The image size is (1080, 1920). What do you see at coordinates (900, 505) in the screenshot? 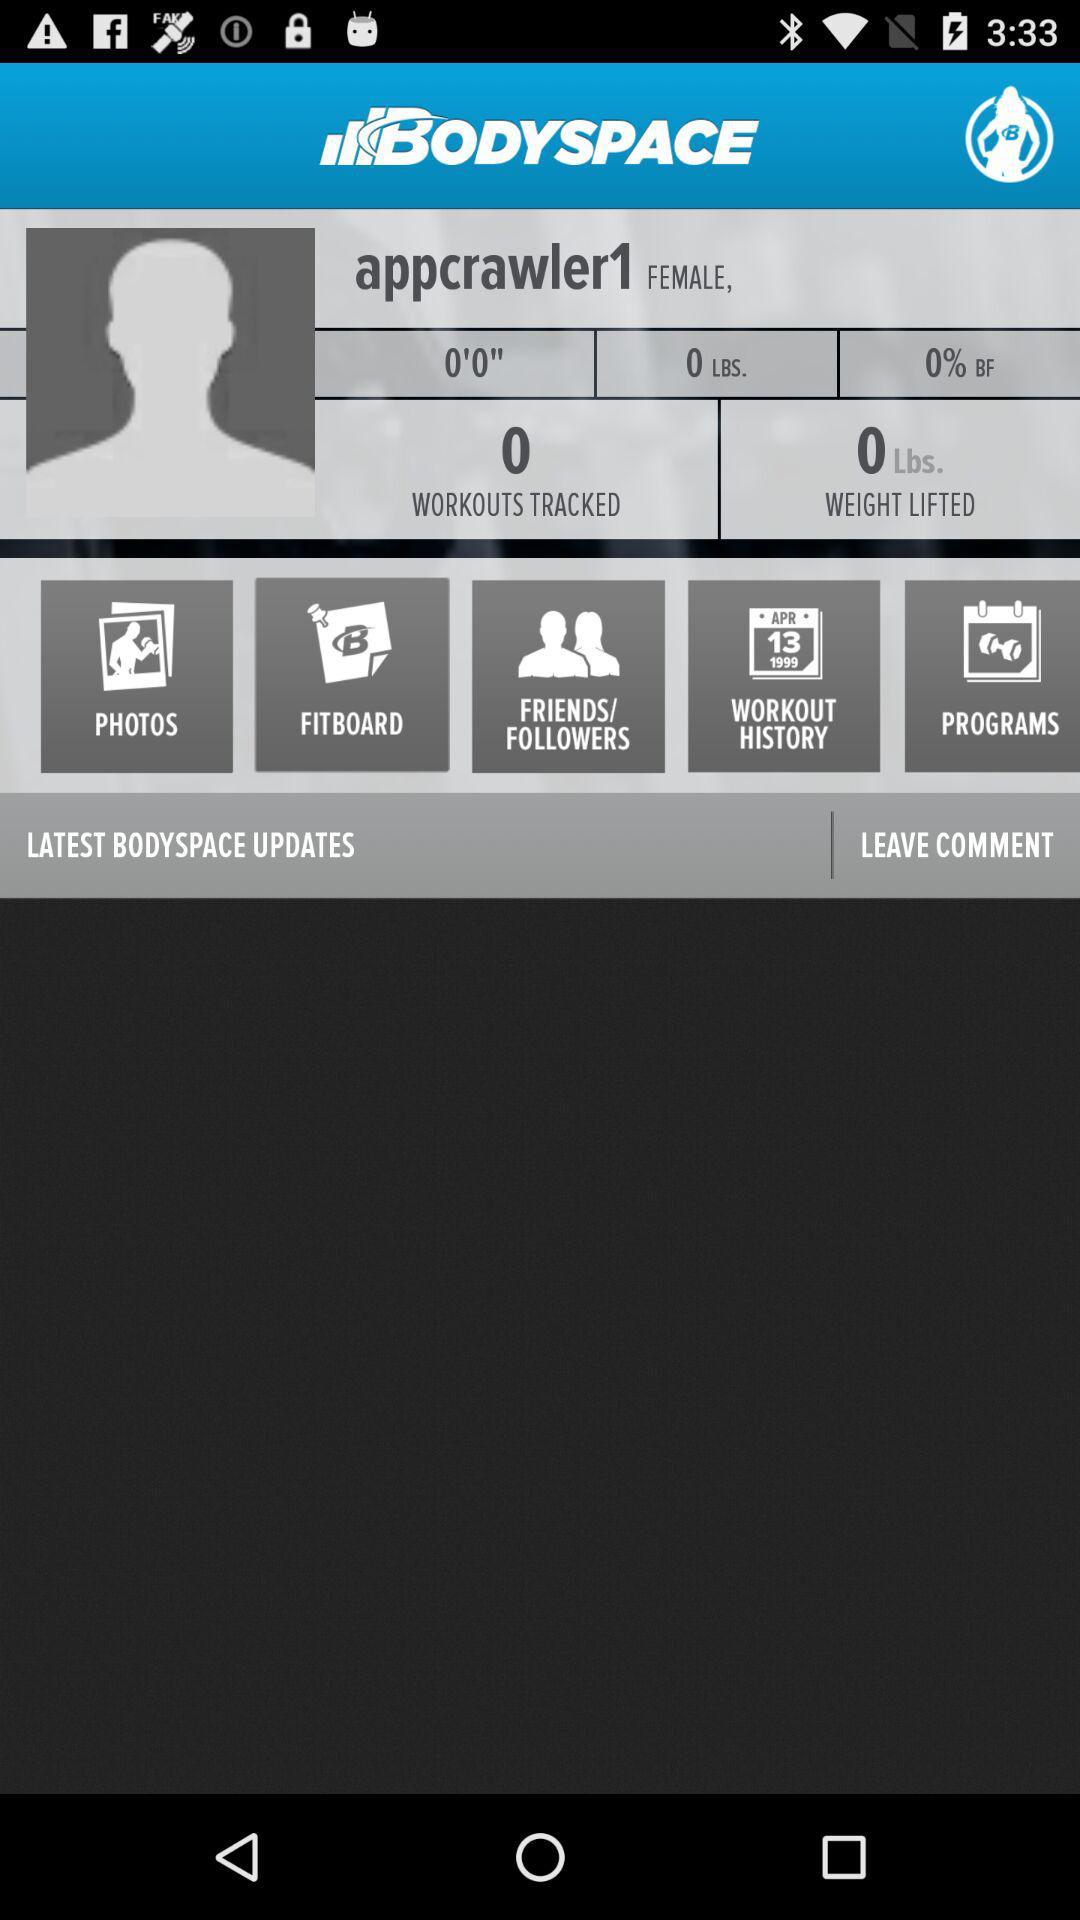
I see `the item below the lbs. item` at bounding box center [900, 505].